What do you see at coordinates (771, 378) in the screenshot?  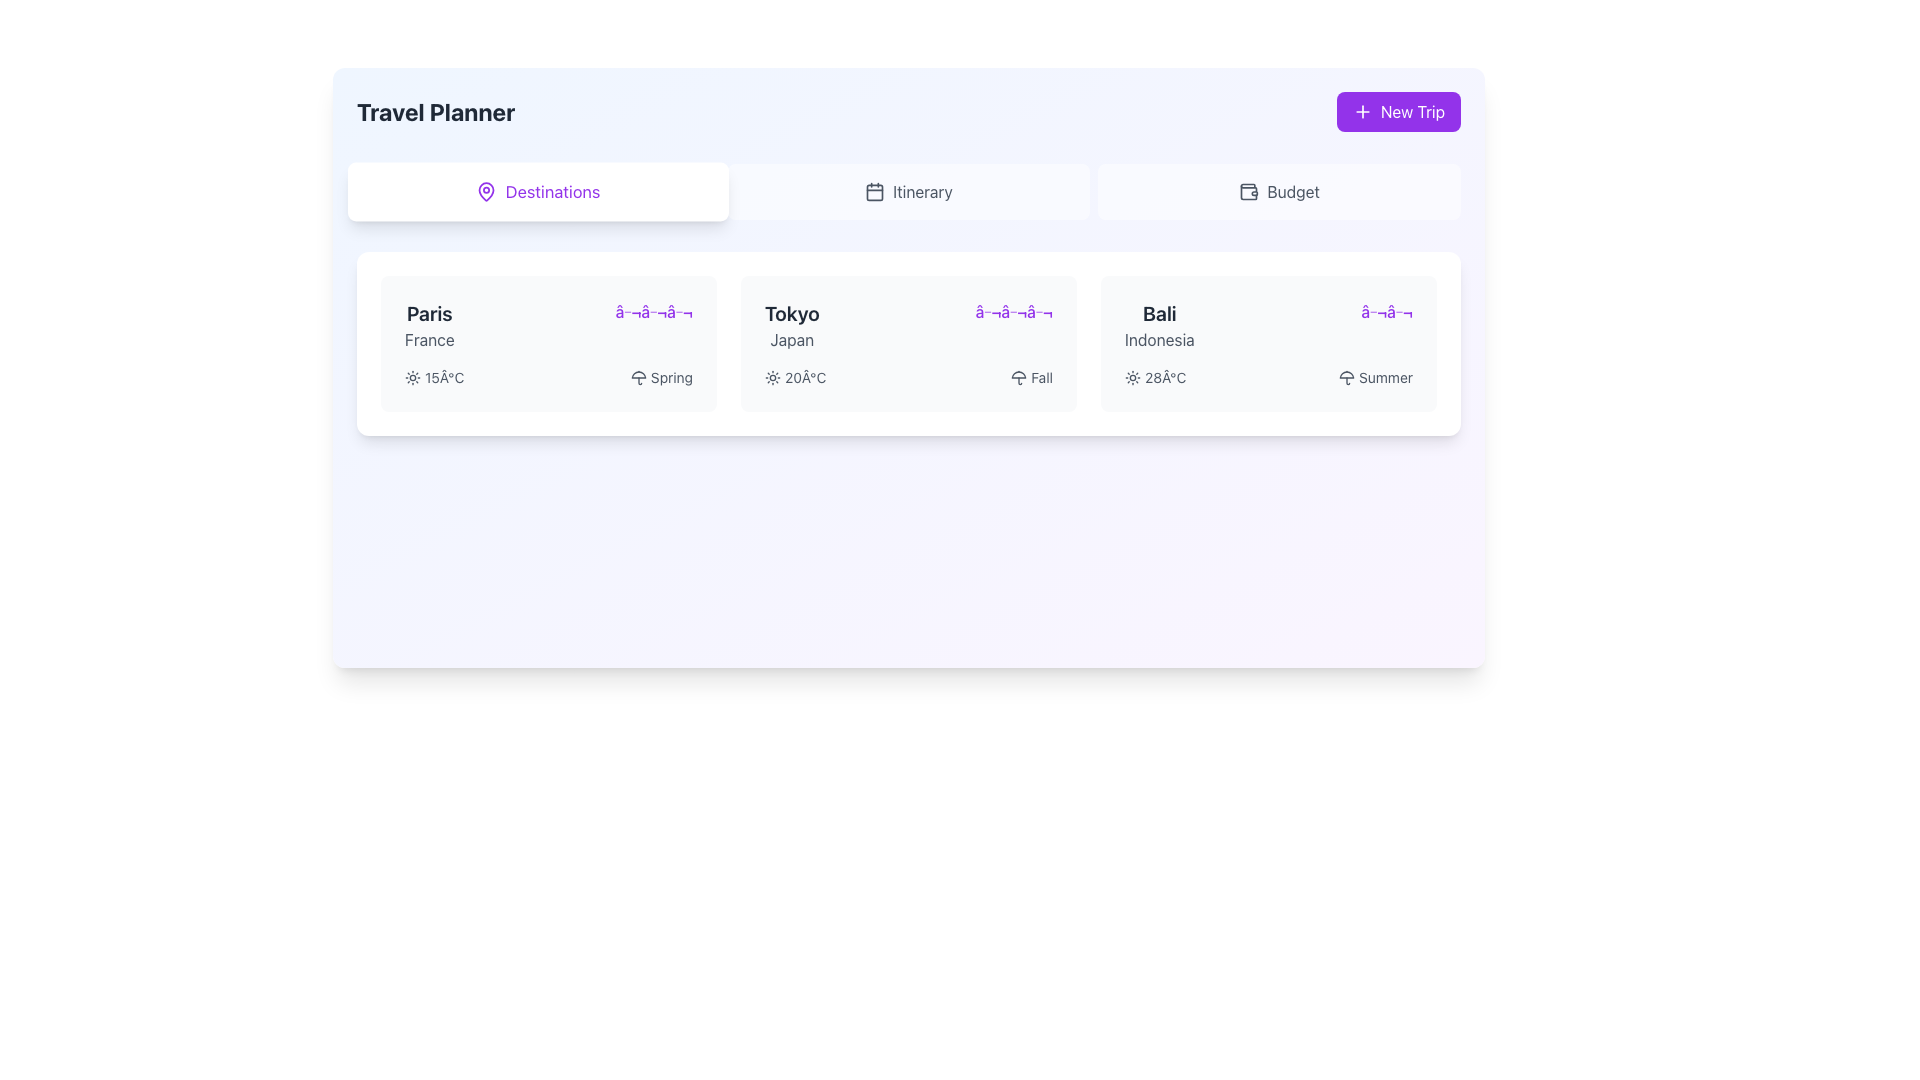 I see `the sunny weather icon located within the 'Tokyo' card, which displays a temperature of 20°C and the text 'Fall'. This icon is positioned to the left of the temperature display` at bounding box center [771, 378].